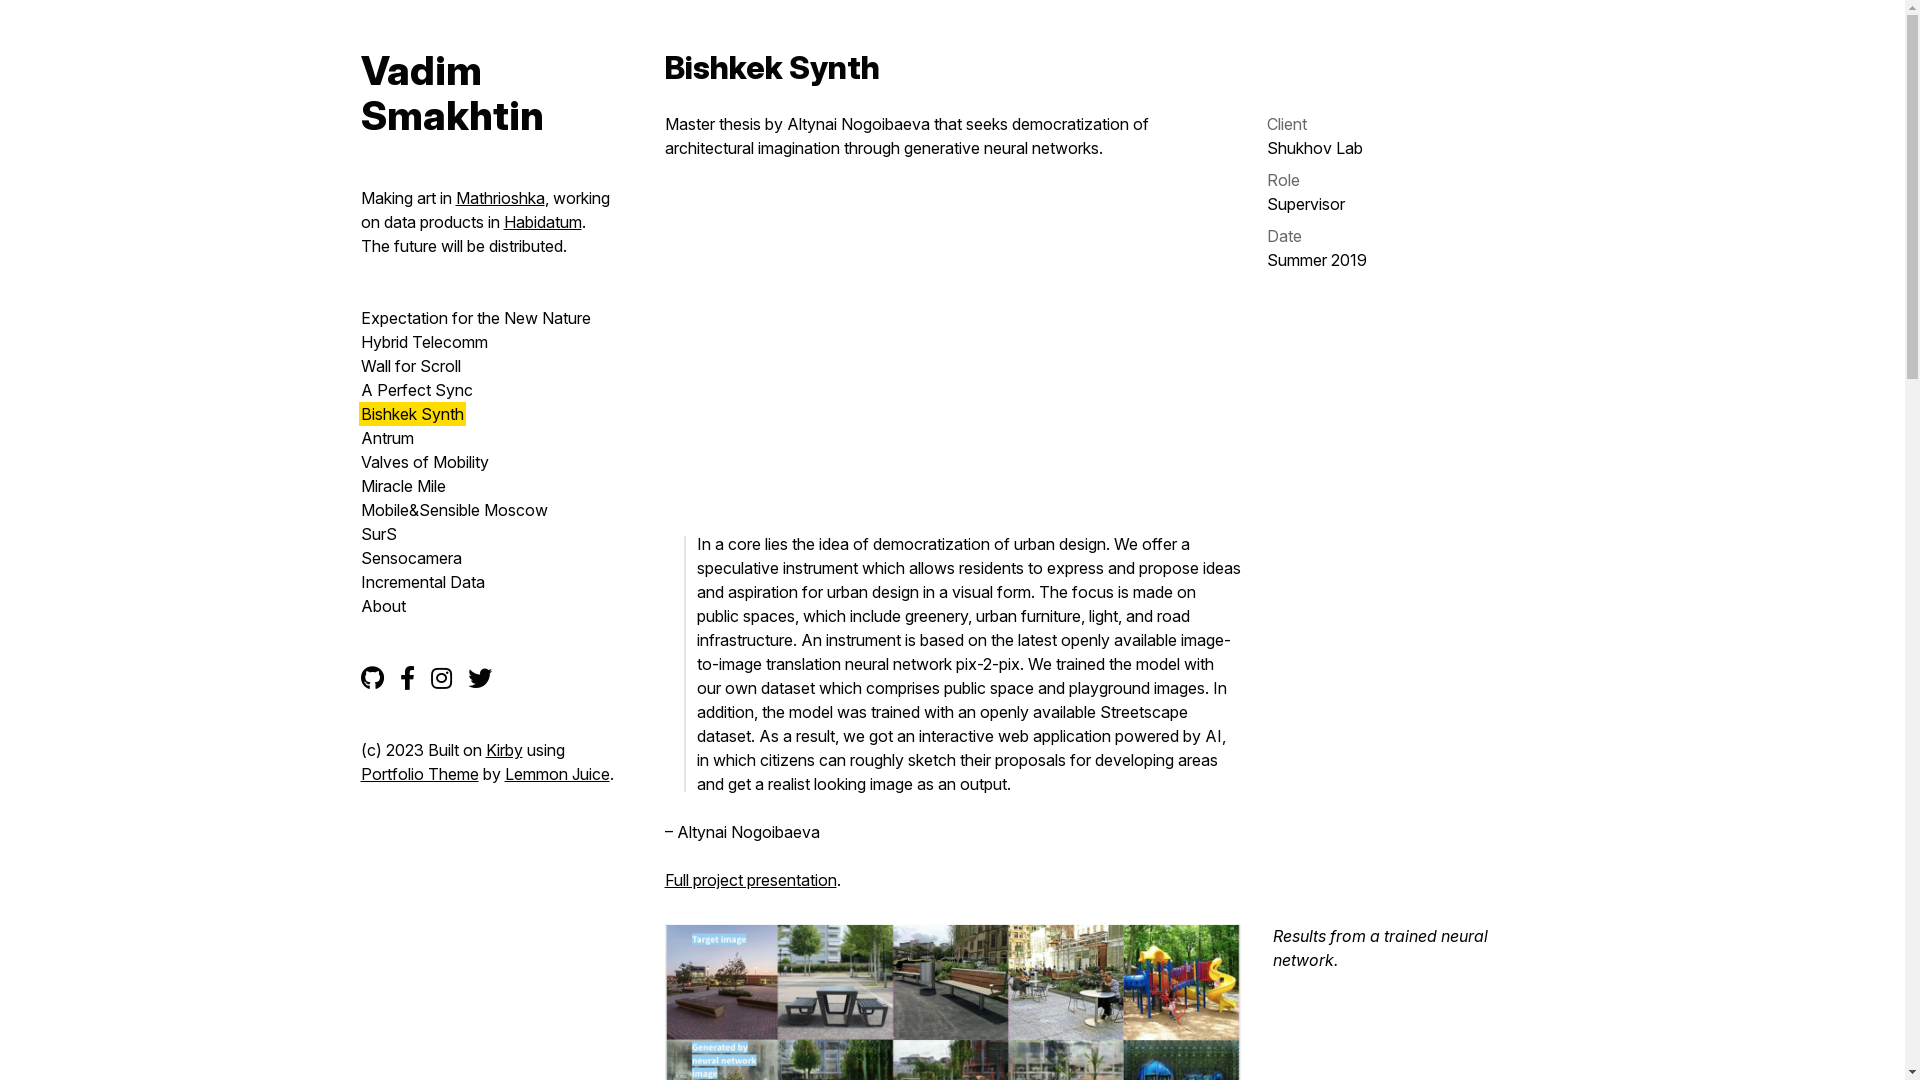 Image resolution: width=1920 pixels, height=1080 pixels. What do you see at coordinates (358, 508) in the screenshot?
I see `'Mobile&Sensible Moscow'` at bounding box center [358, 508].